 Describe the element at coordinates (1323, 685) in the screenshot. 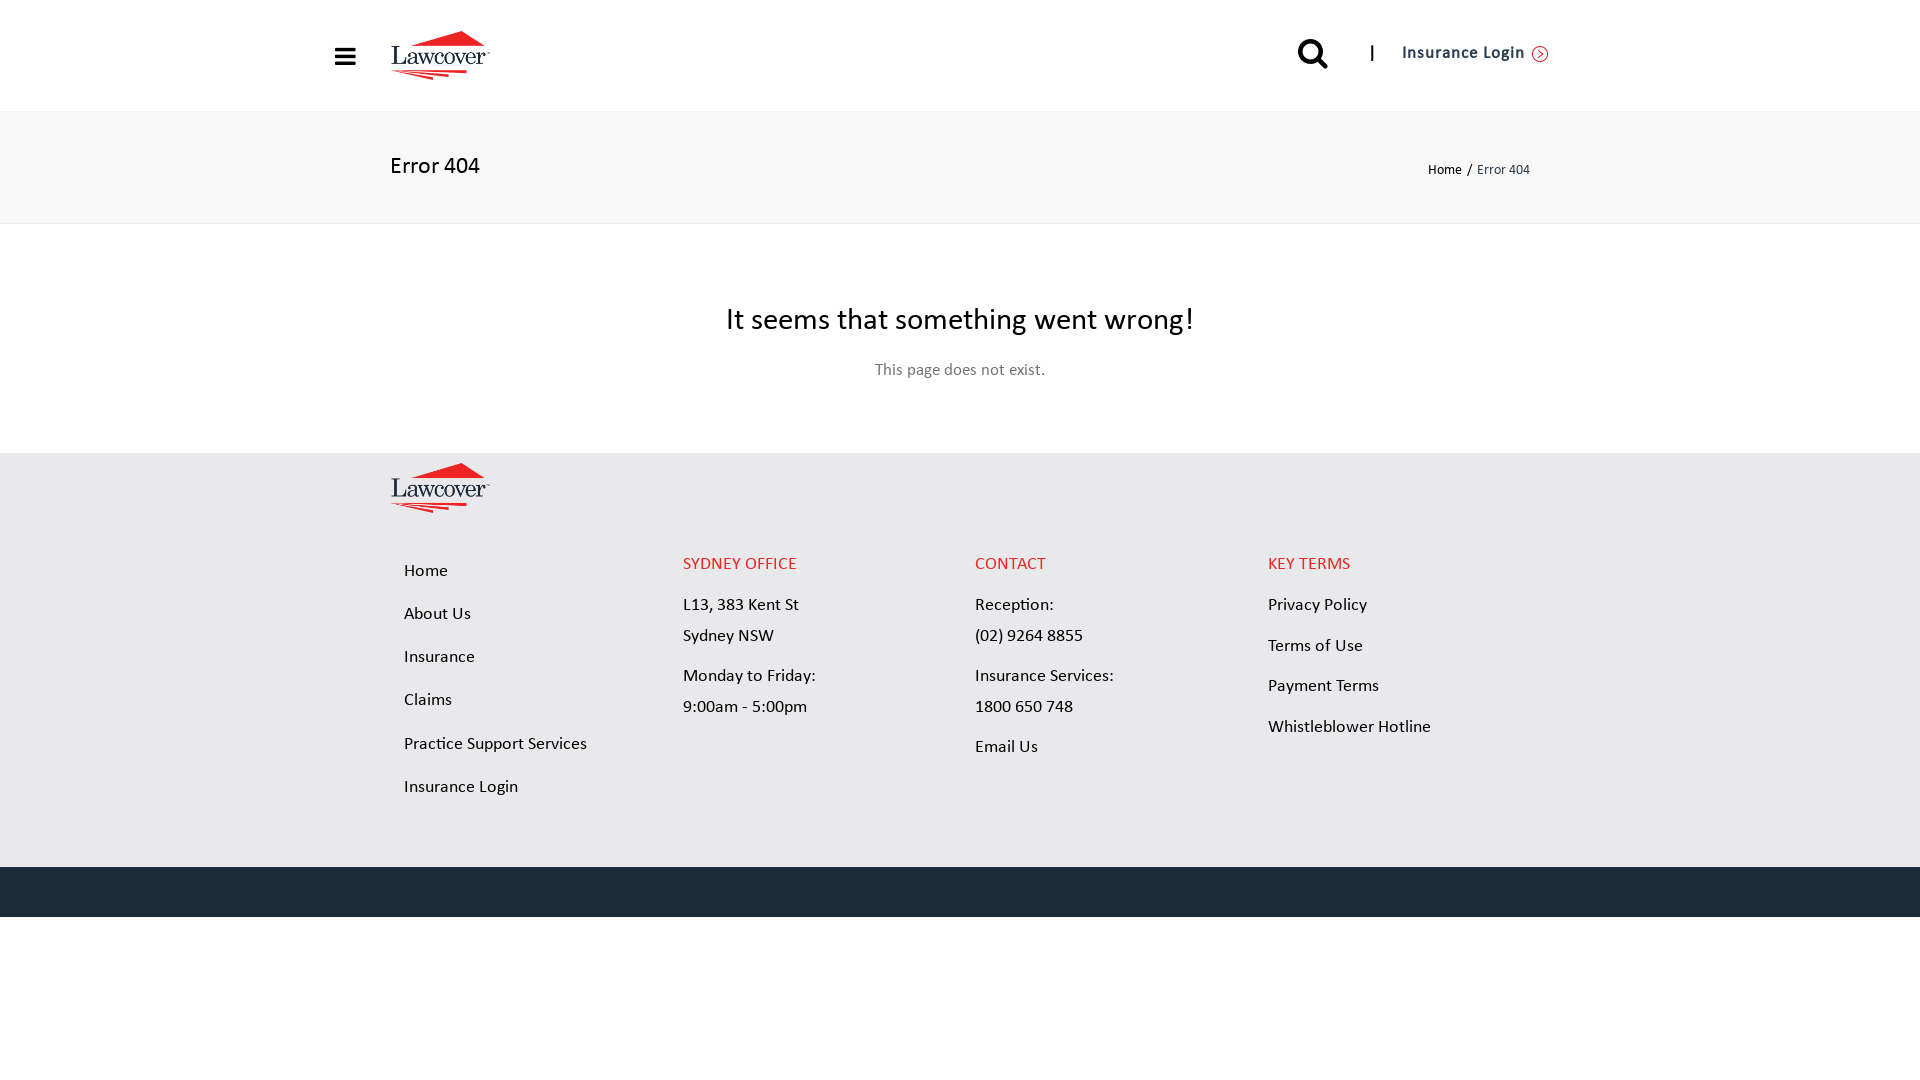

I see `'Payment Terms'` at that location.